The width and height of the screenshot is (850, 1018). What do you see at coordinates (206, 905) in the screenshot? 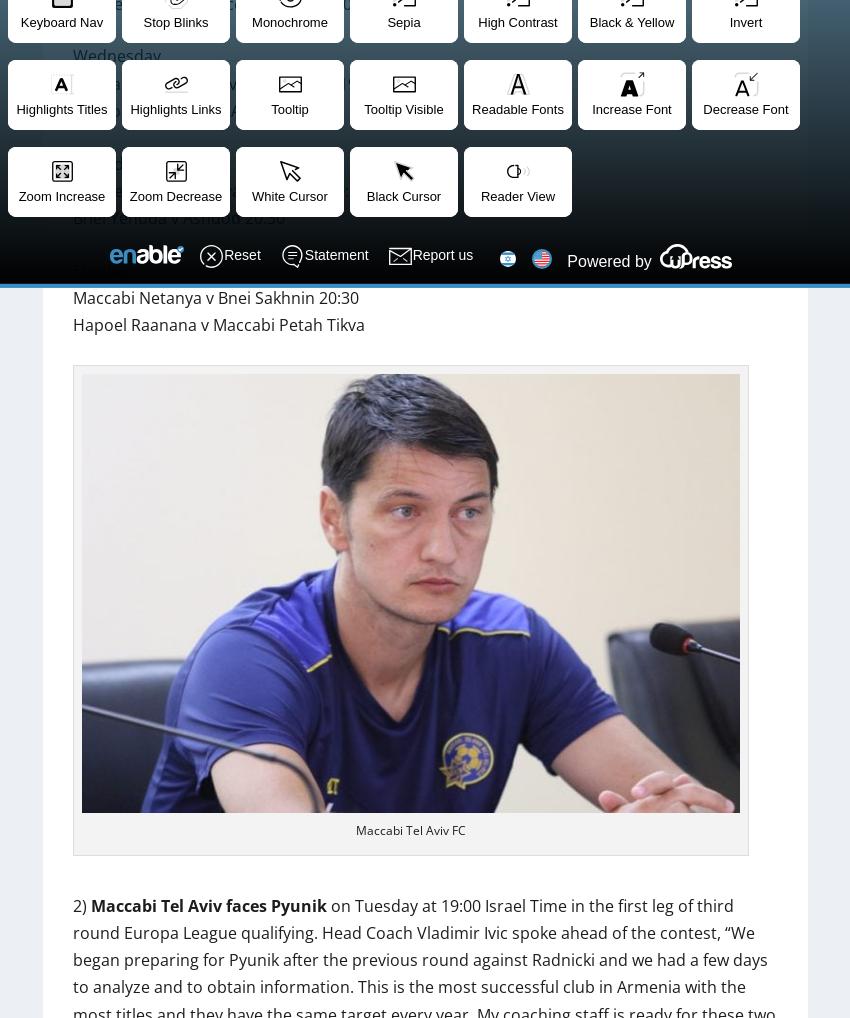
I see `'Maccabi Tel Aviv faces Pyunik'` at bounding box center [206, 905].